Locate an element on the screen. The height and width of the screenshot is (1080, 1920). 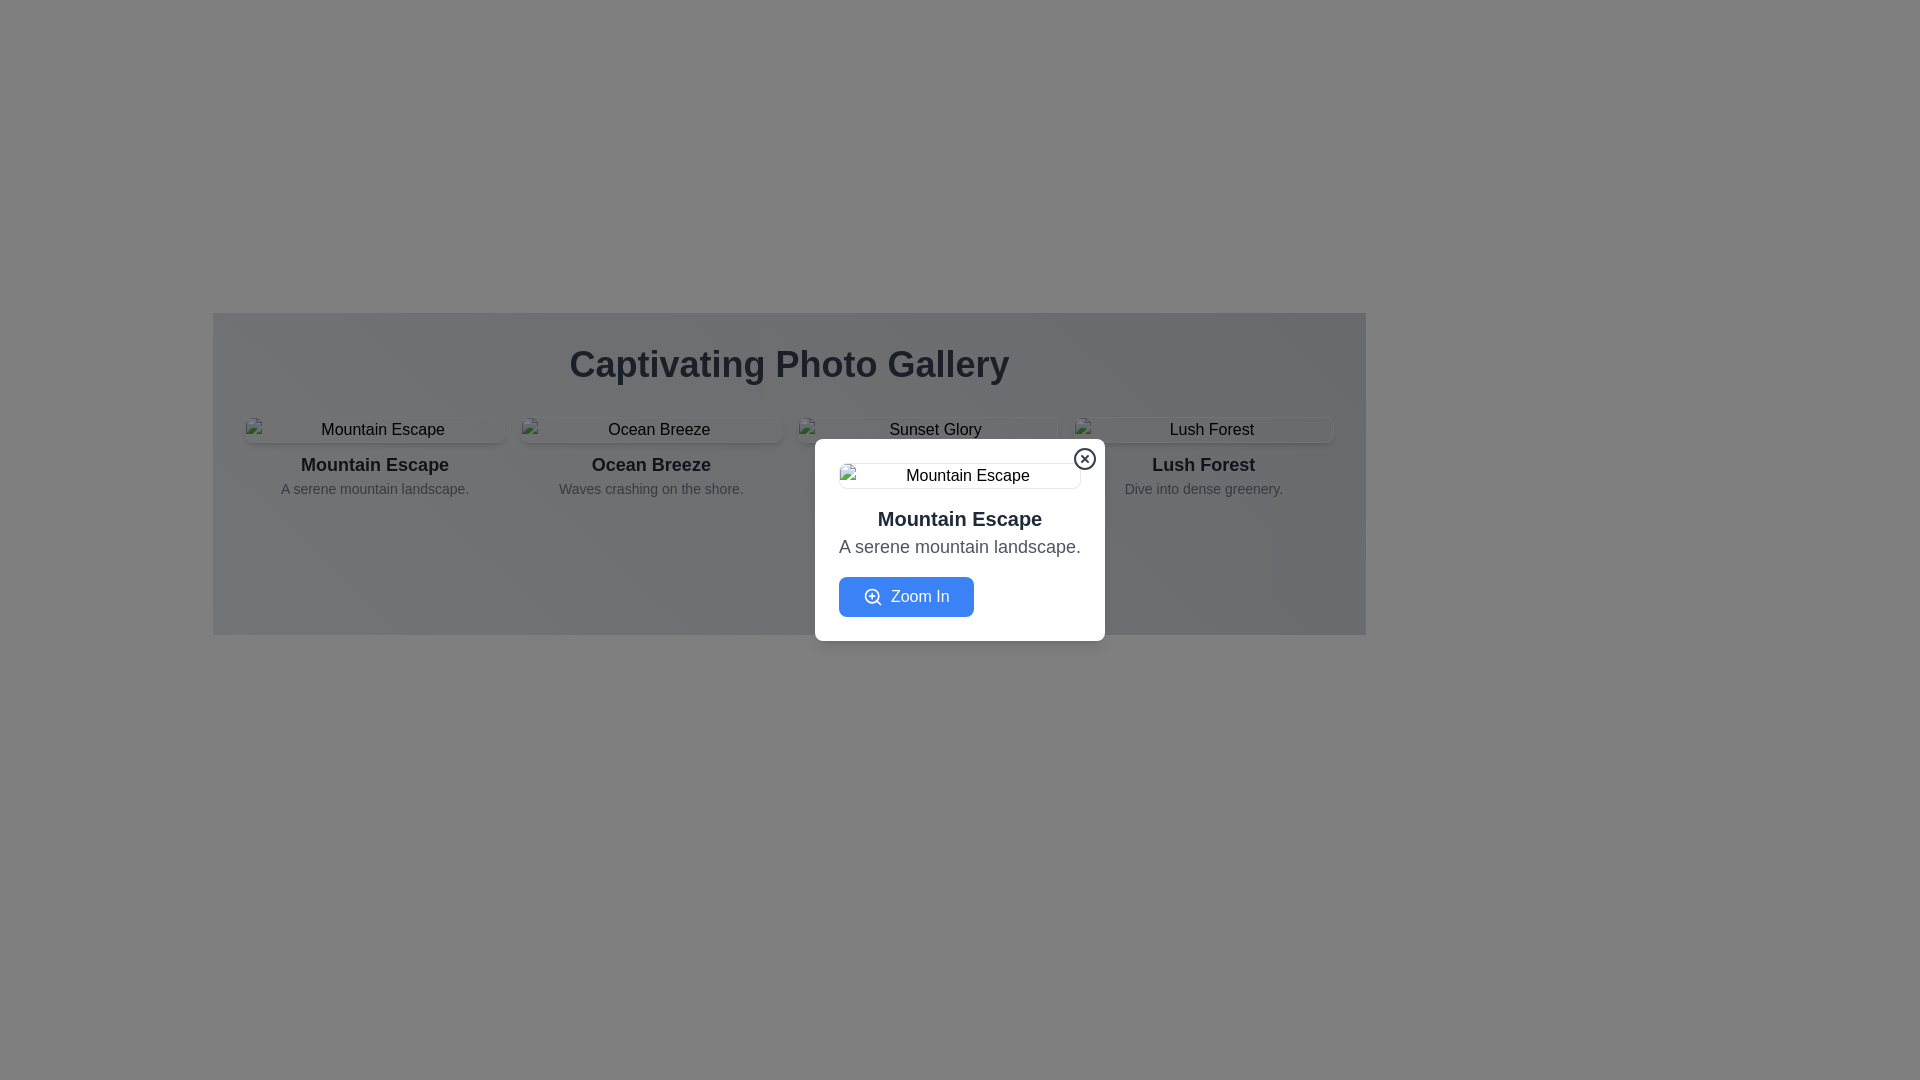
the text label that reads 'Dive into dense greenery.', which is located beneath the title 'Lush Forest' within a card-like design is located at coordinates (1202, 489).